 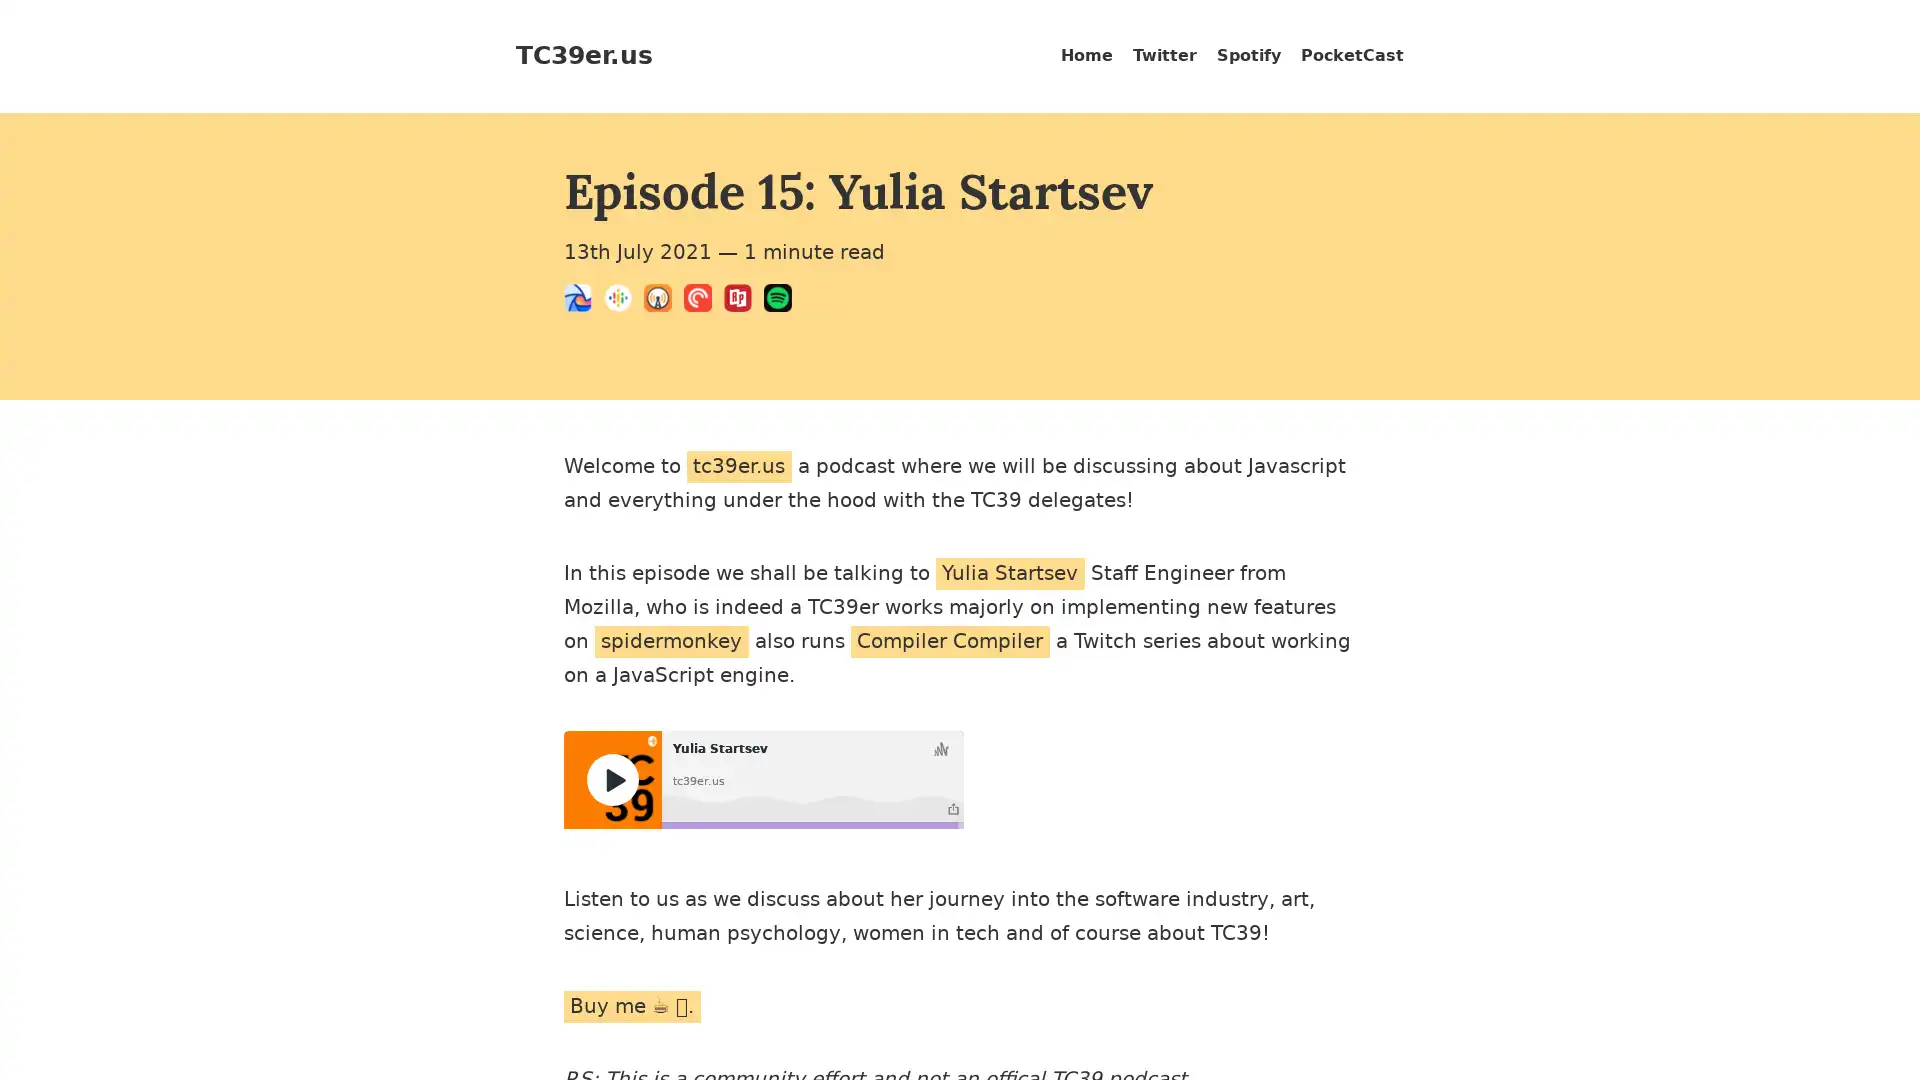 I want to click on Breaker Logo, so click(x=583, y=301).